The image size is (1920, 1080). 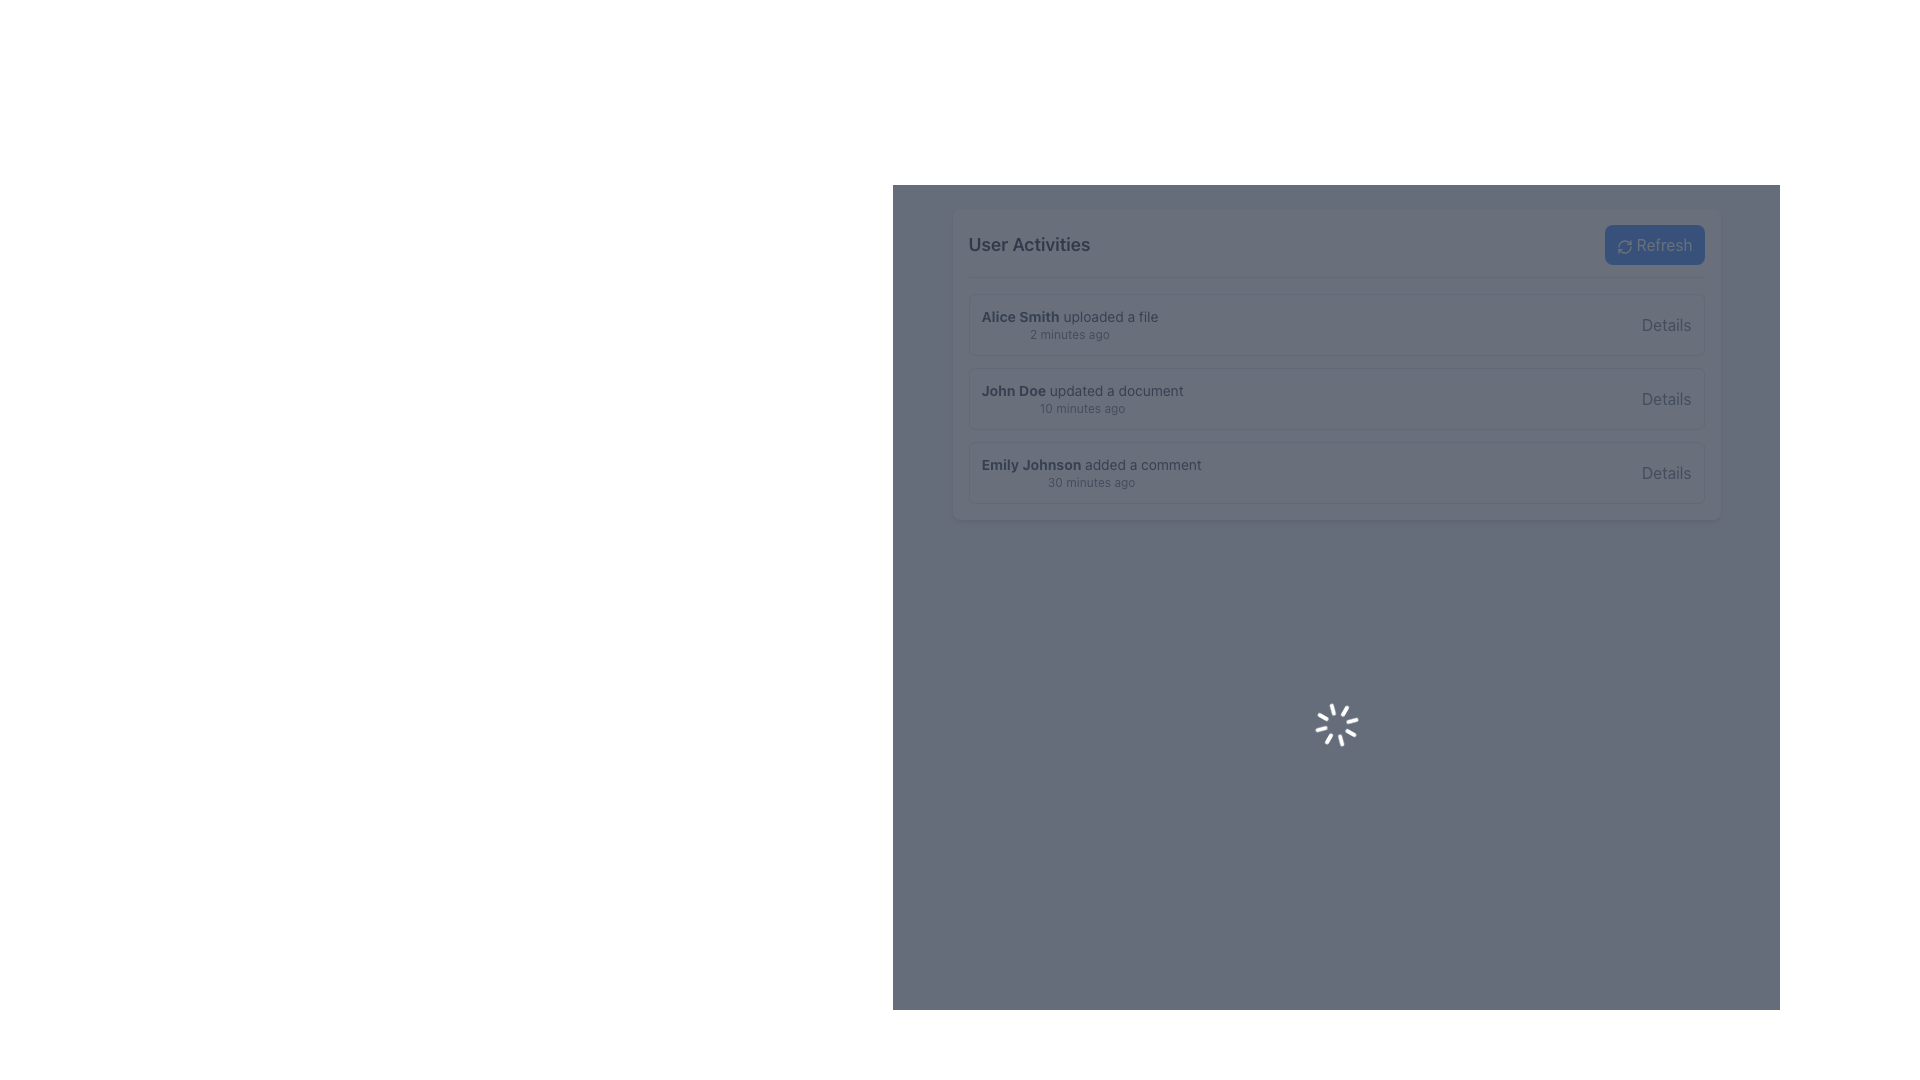 I want to click on activity details displayed in the text block showing 'Alice Smith uploaded a file 2 minutes ago' located in the 'User Activities' section, positioned to the left of the 'Details' button, so click(x=1068, y=323).